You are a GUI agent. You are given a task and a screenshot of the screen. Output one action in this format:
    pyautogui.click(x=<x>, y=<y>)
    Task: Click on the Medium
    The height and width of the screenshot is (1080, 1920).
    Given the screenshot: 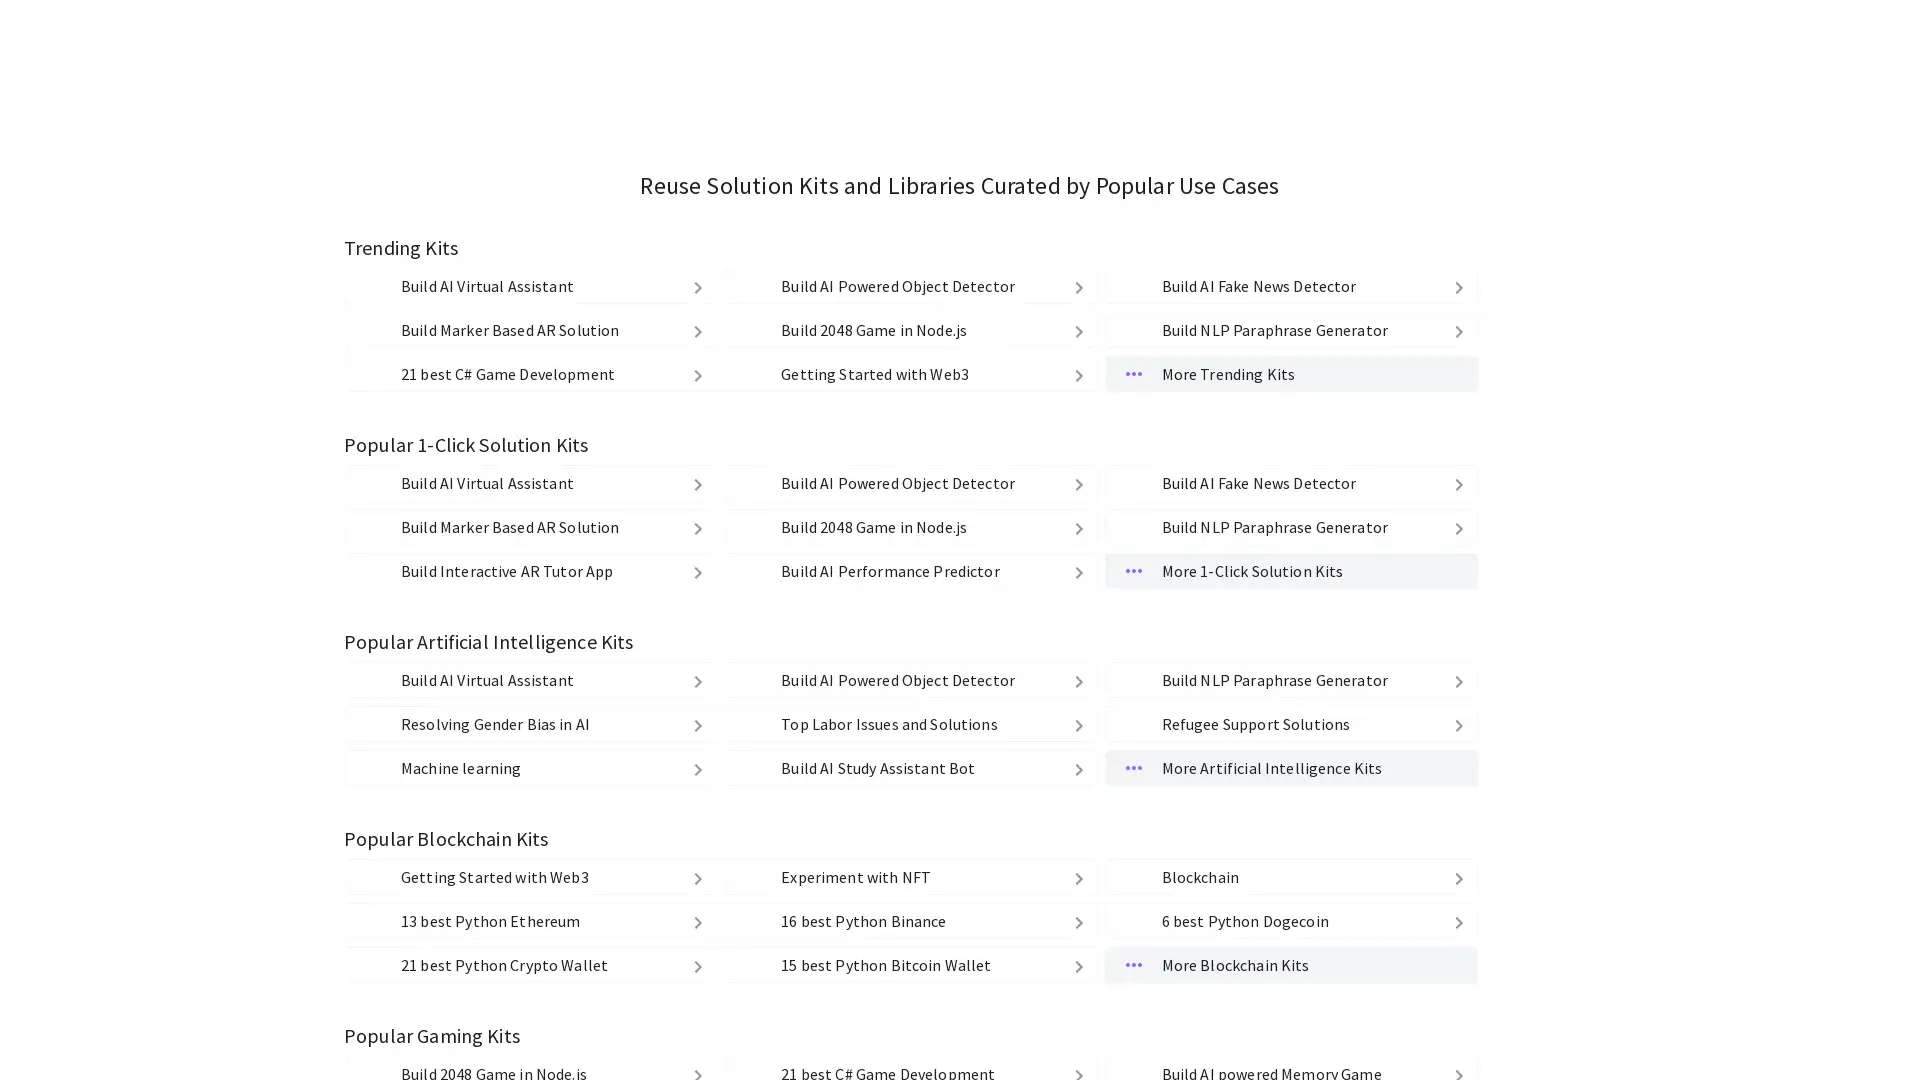 What is the action you would take?
    pyautogui.click(x=1053, y=504)
    